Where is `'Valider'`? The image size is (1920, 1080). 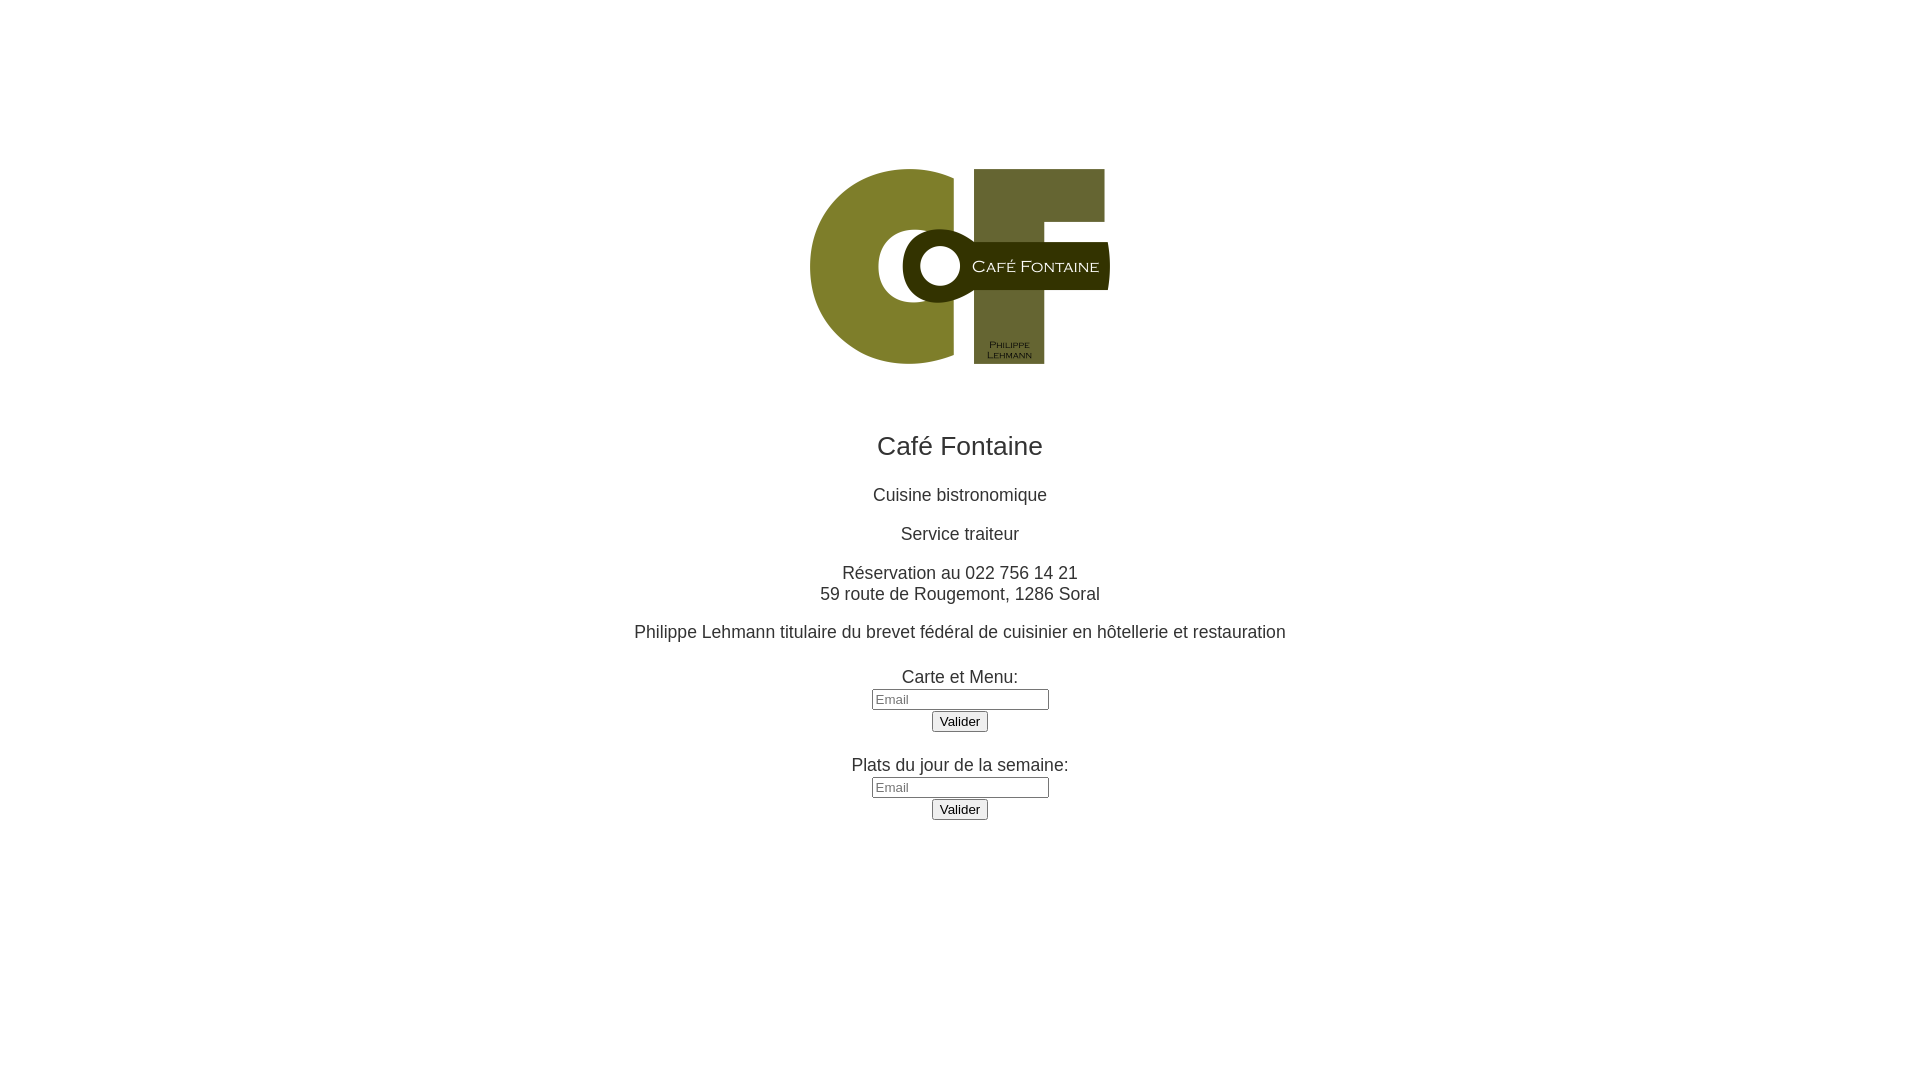 'Valider' is located at coordinates (960, 721).